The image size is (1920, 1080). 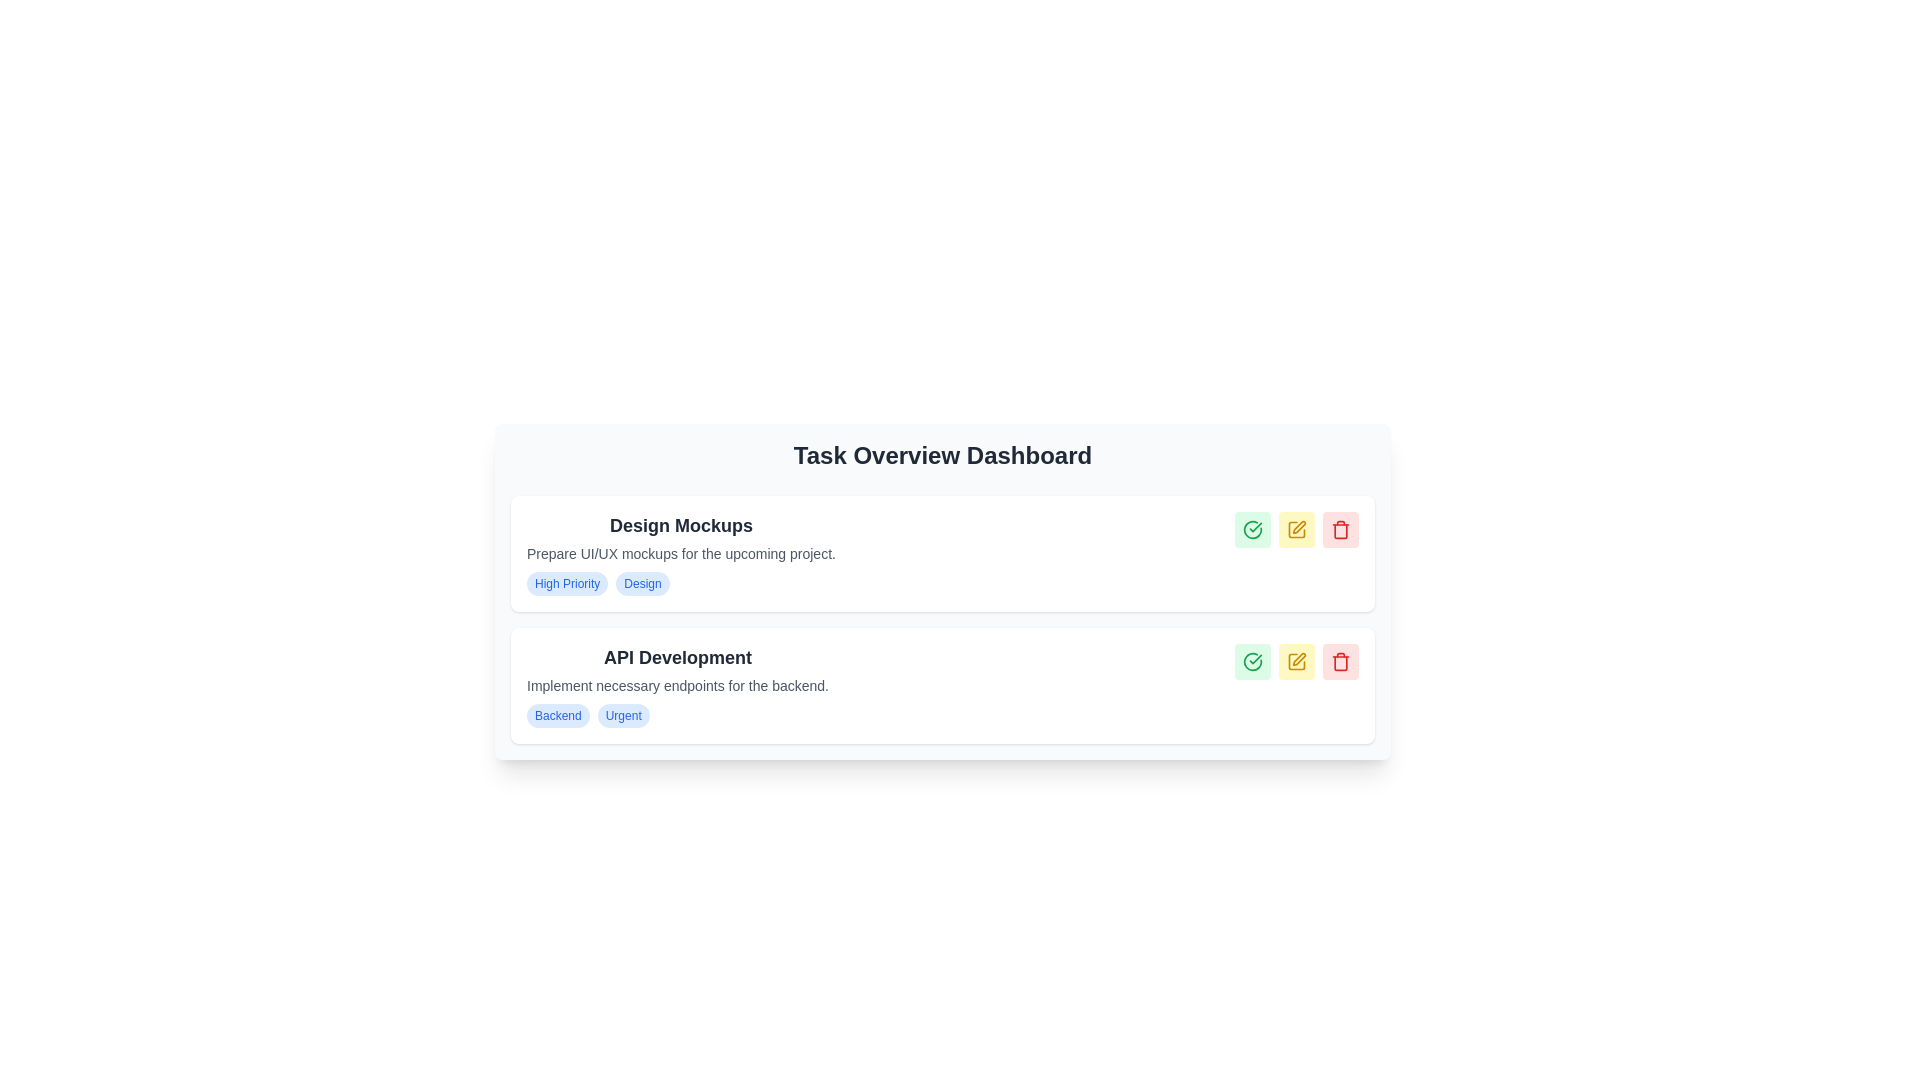 What do you see at coordinates (1299, 526) in the screenshot?
I see `the pen icon, which is a stylized stroke forming the outline of a pen, located in the top-right corner of the task entry in the Task Overview Dashboard` at bounding box center [1299, 526].